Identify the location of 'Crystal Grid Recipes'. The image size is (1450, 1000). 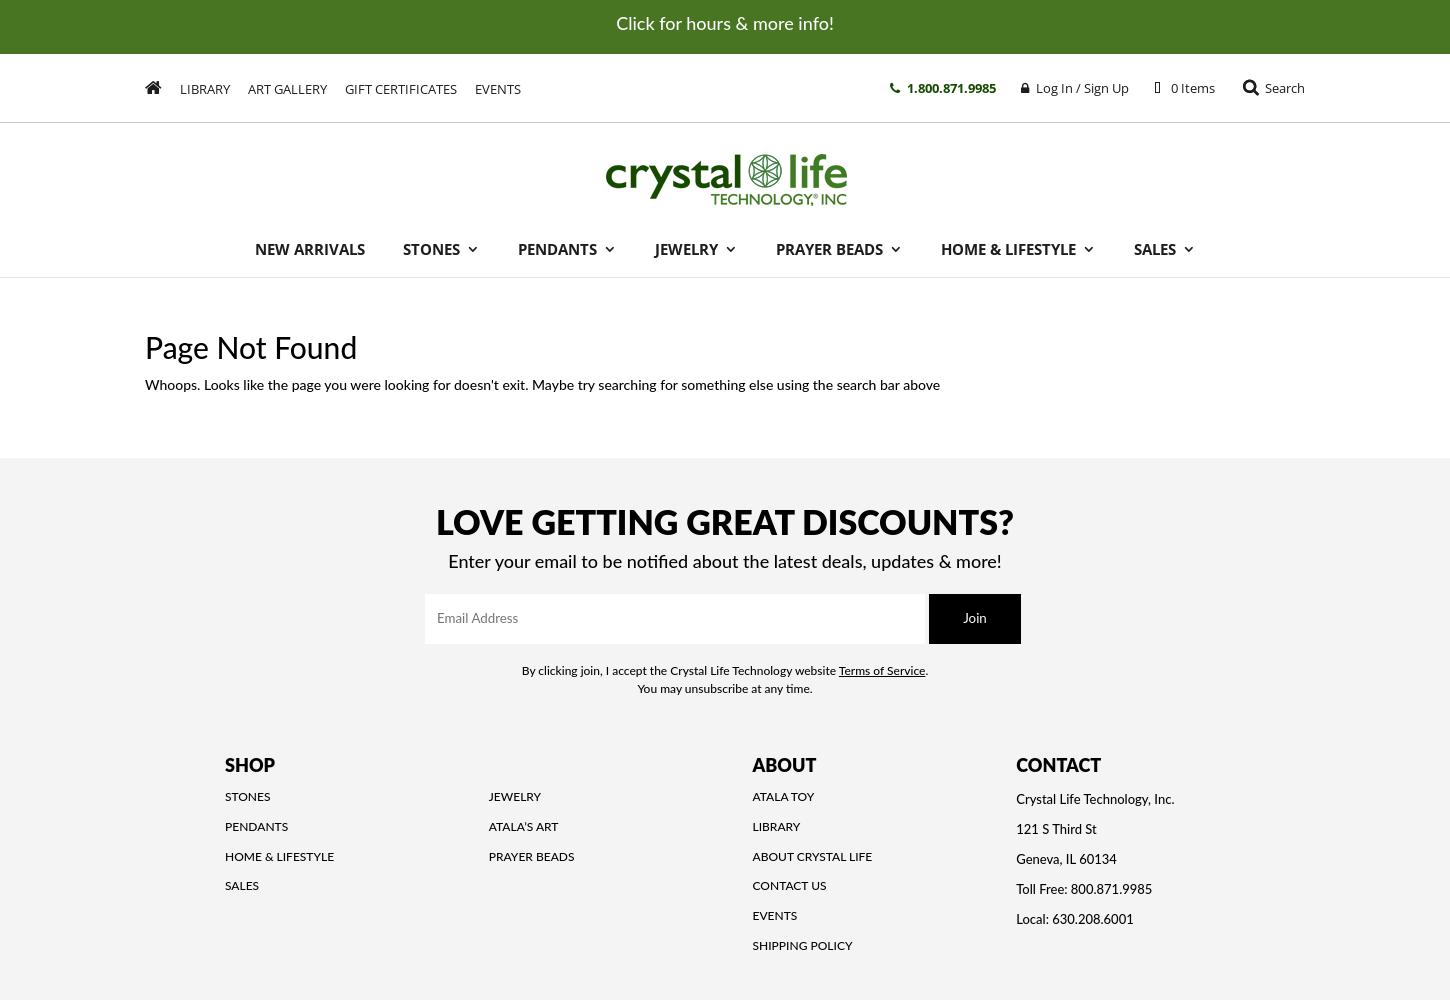
(490, 474).